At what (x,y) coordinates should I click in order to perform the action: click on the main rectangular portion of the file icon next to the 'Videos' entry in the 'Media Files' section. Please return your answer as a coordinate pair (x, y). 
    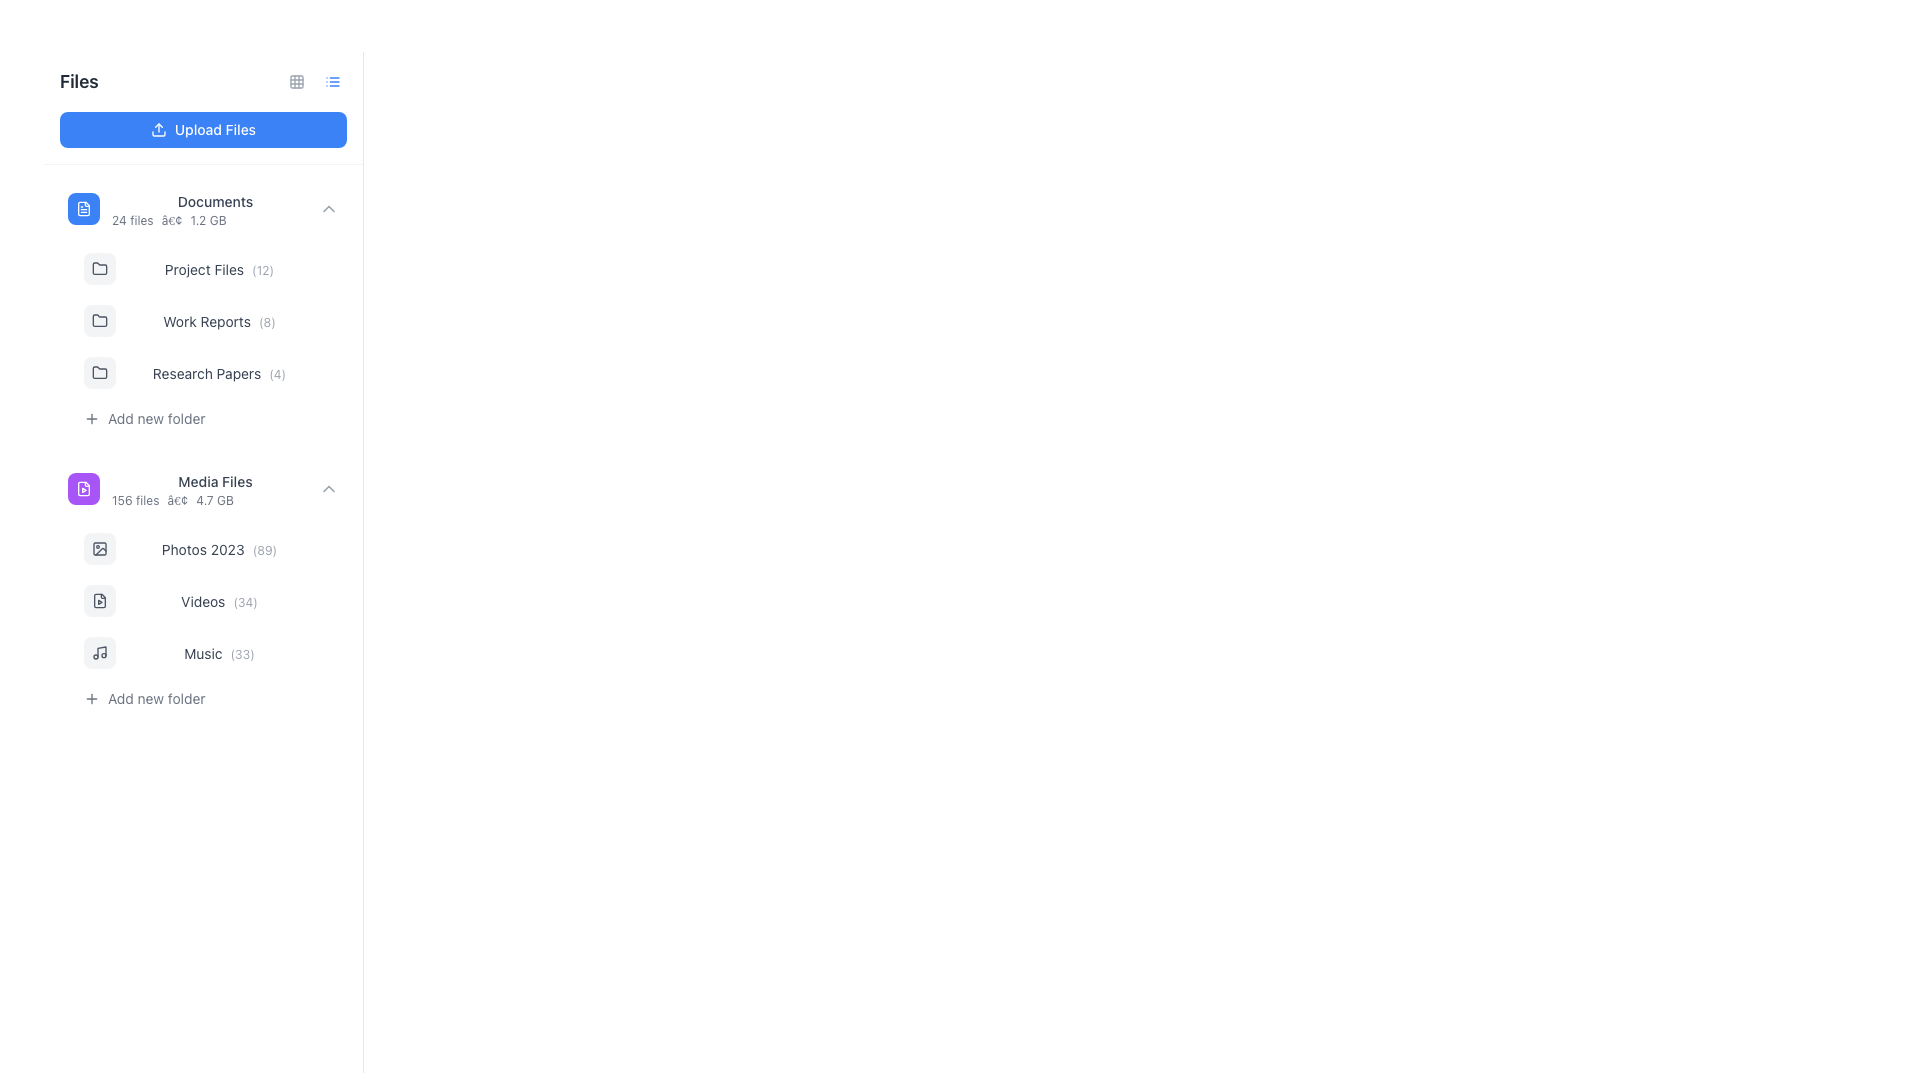
    Looking at the image, I should click on (99, 600).